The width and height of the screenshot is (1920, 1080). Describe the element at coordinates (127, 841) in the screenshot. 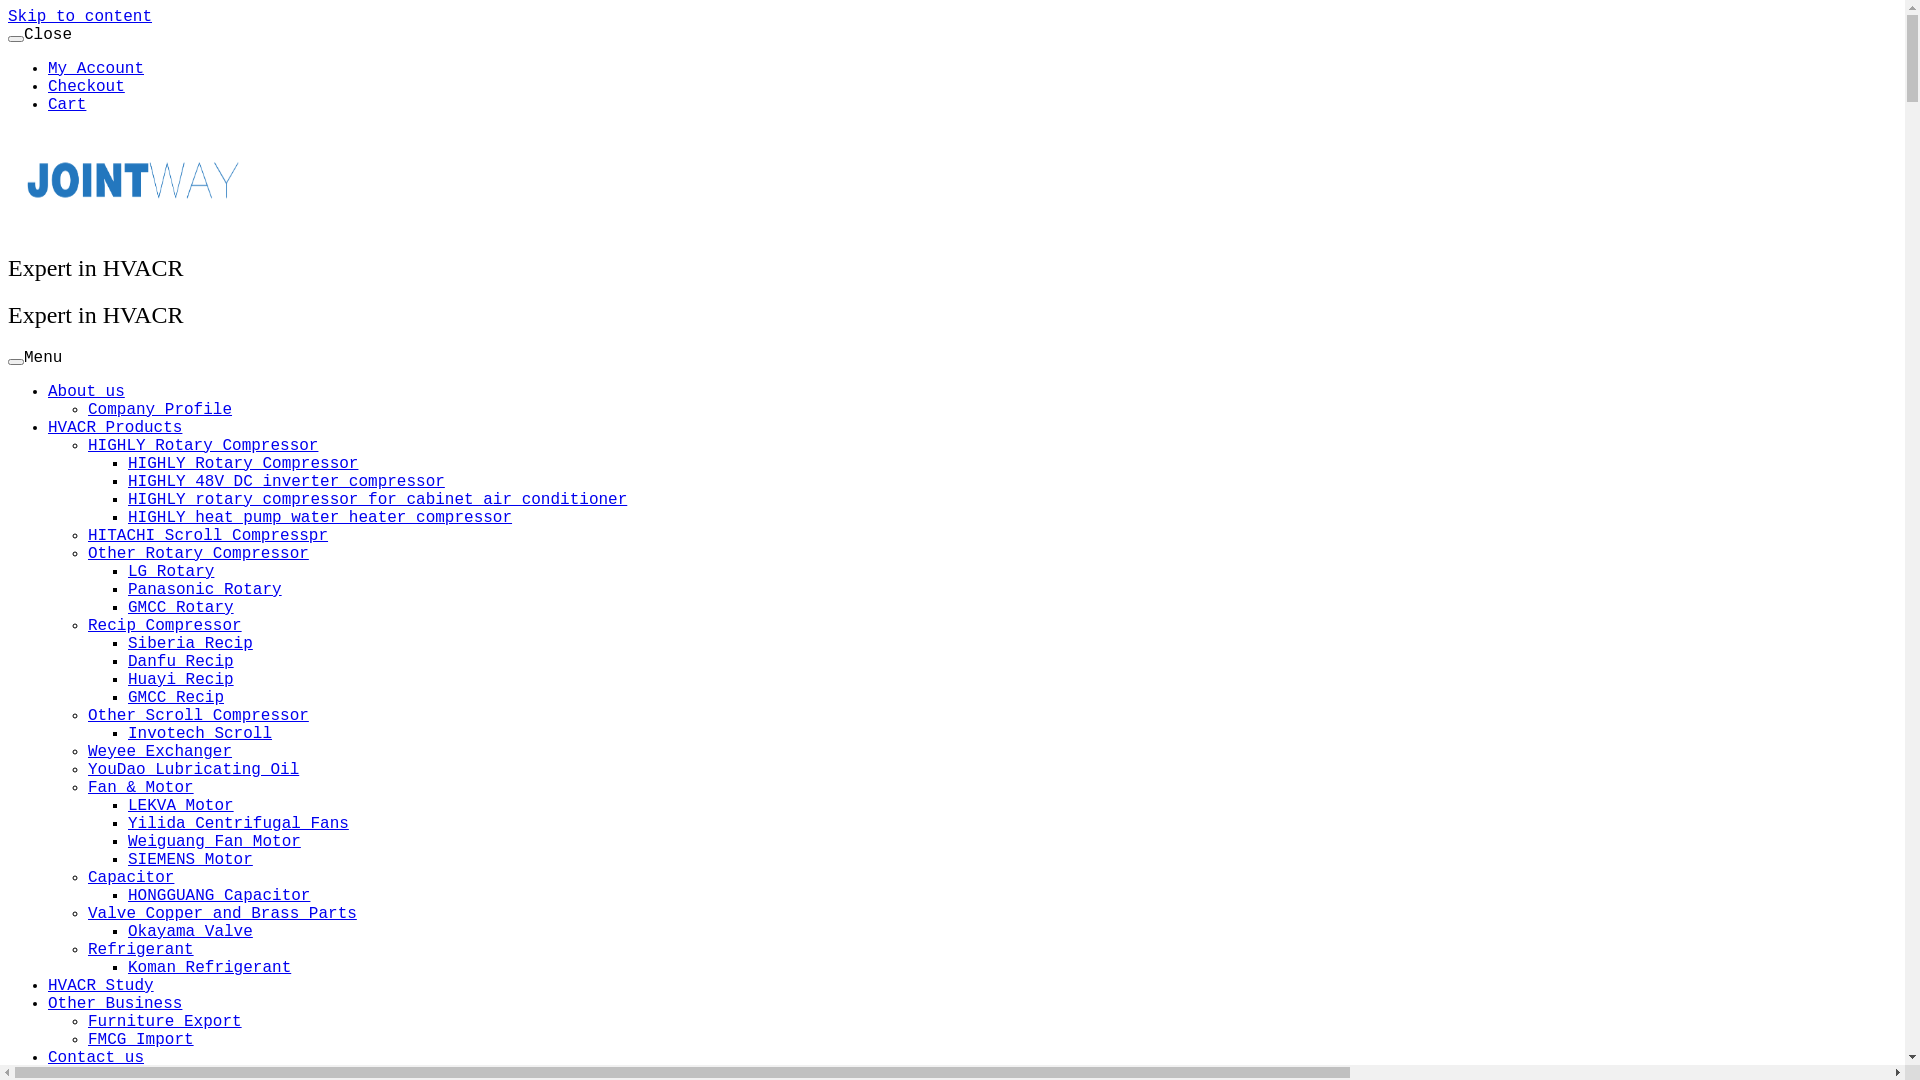

I see `'Weiguang Fan Motor'` at that location.